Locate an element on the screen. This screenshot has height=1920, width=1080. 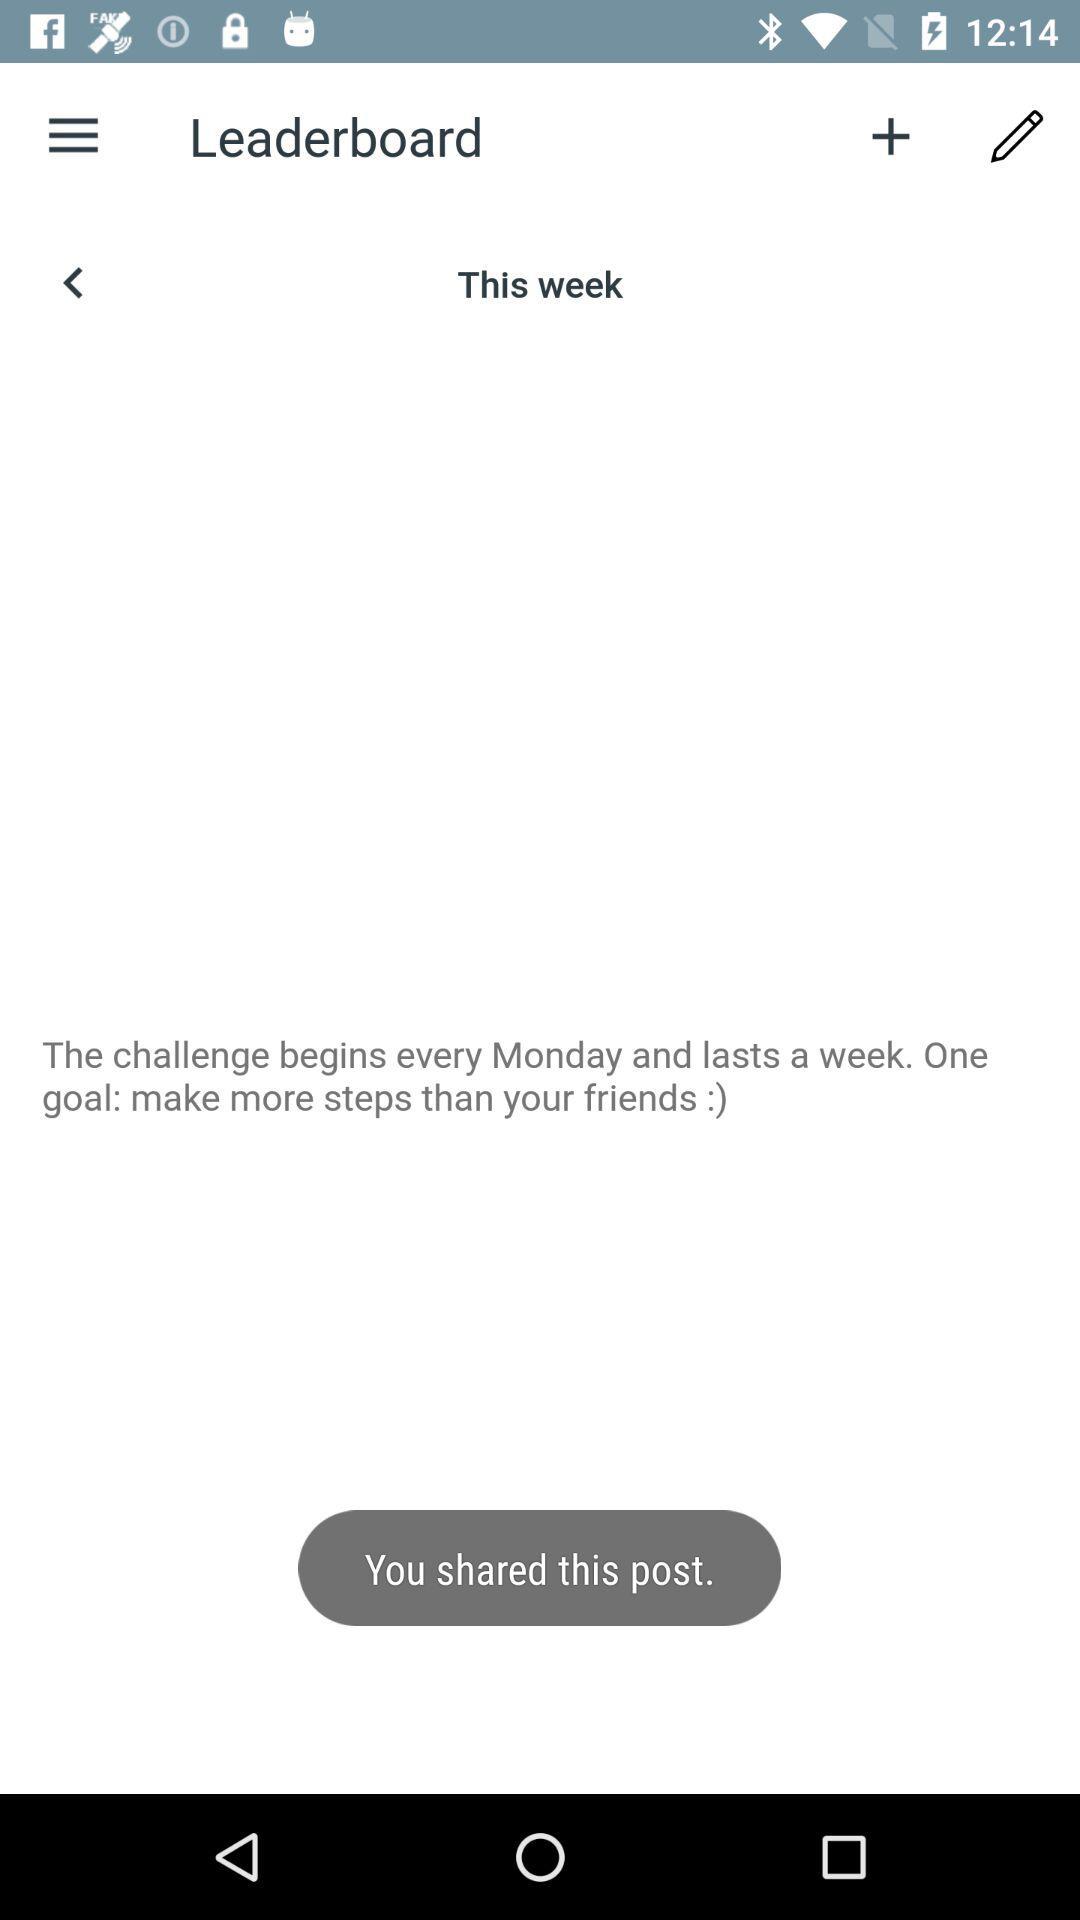
go back is located at coordinates (72, 282).